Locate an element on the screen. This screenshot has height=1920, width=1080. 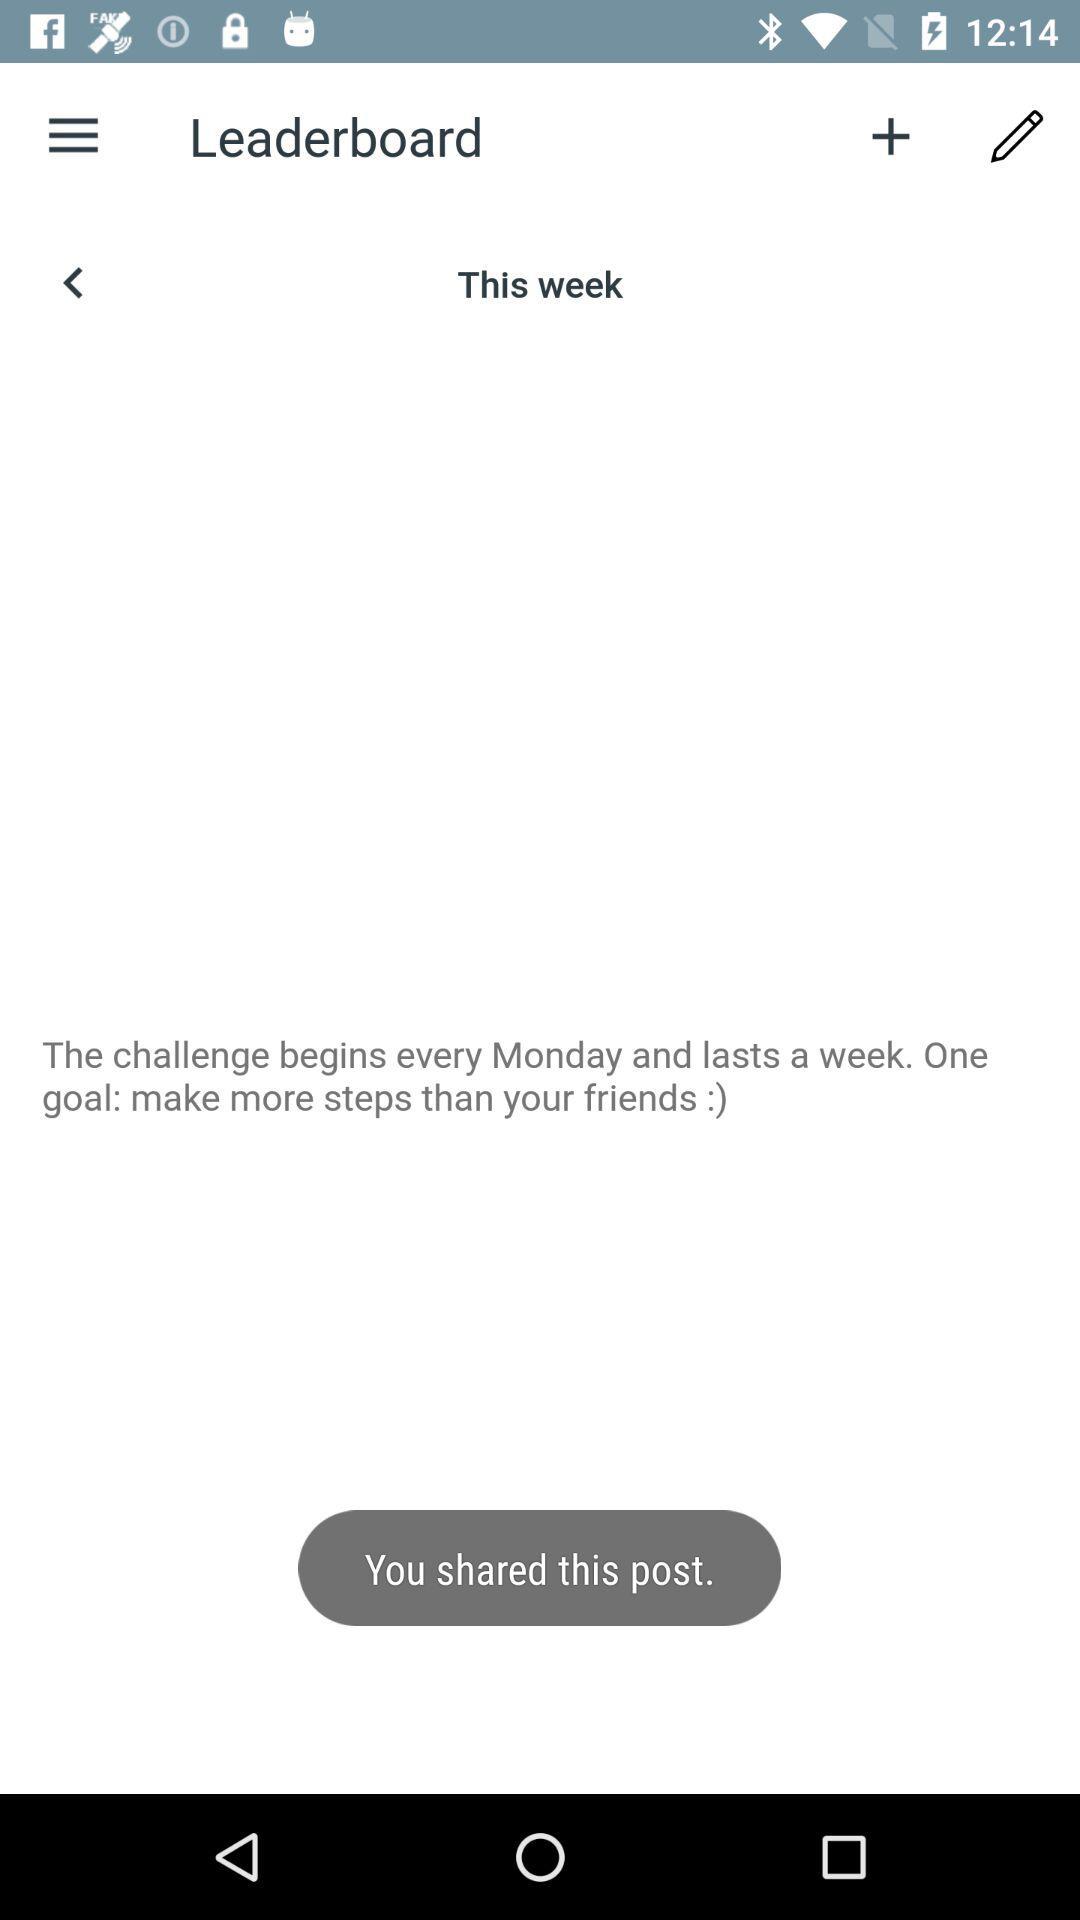
go back is located at coordinates (72, 282).